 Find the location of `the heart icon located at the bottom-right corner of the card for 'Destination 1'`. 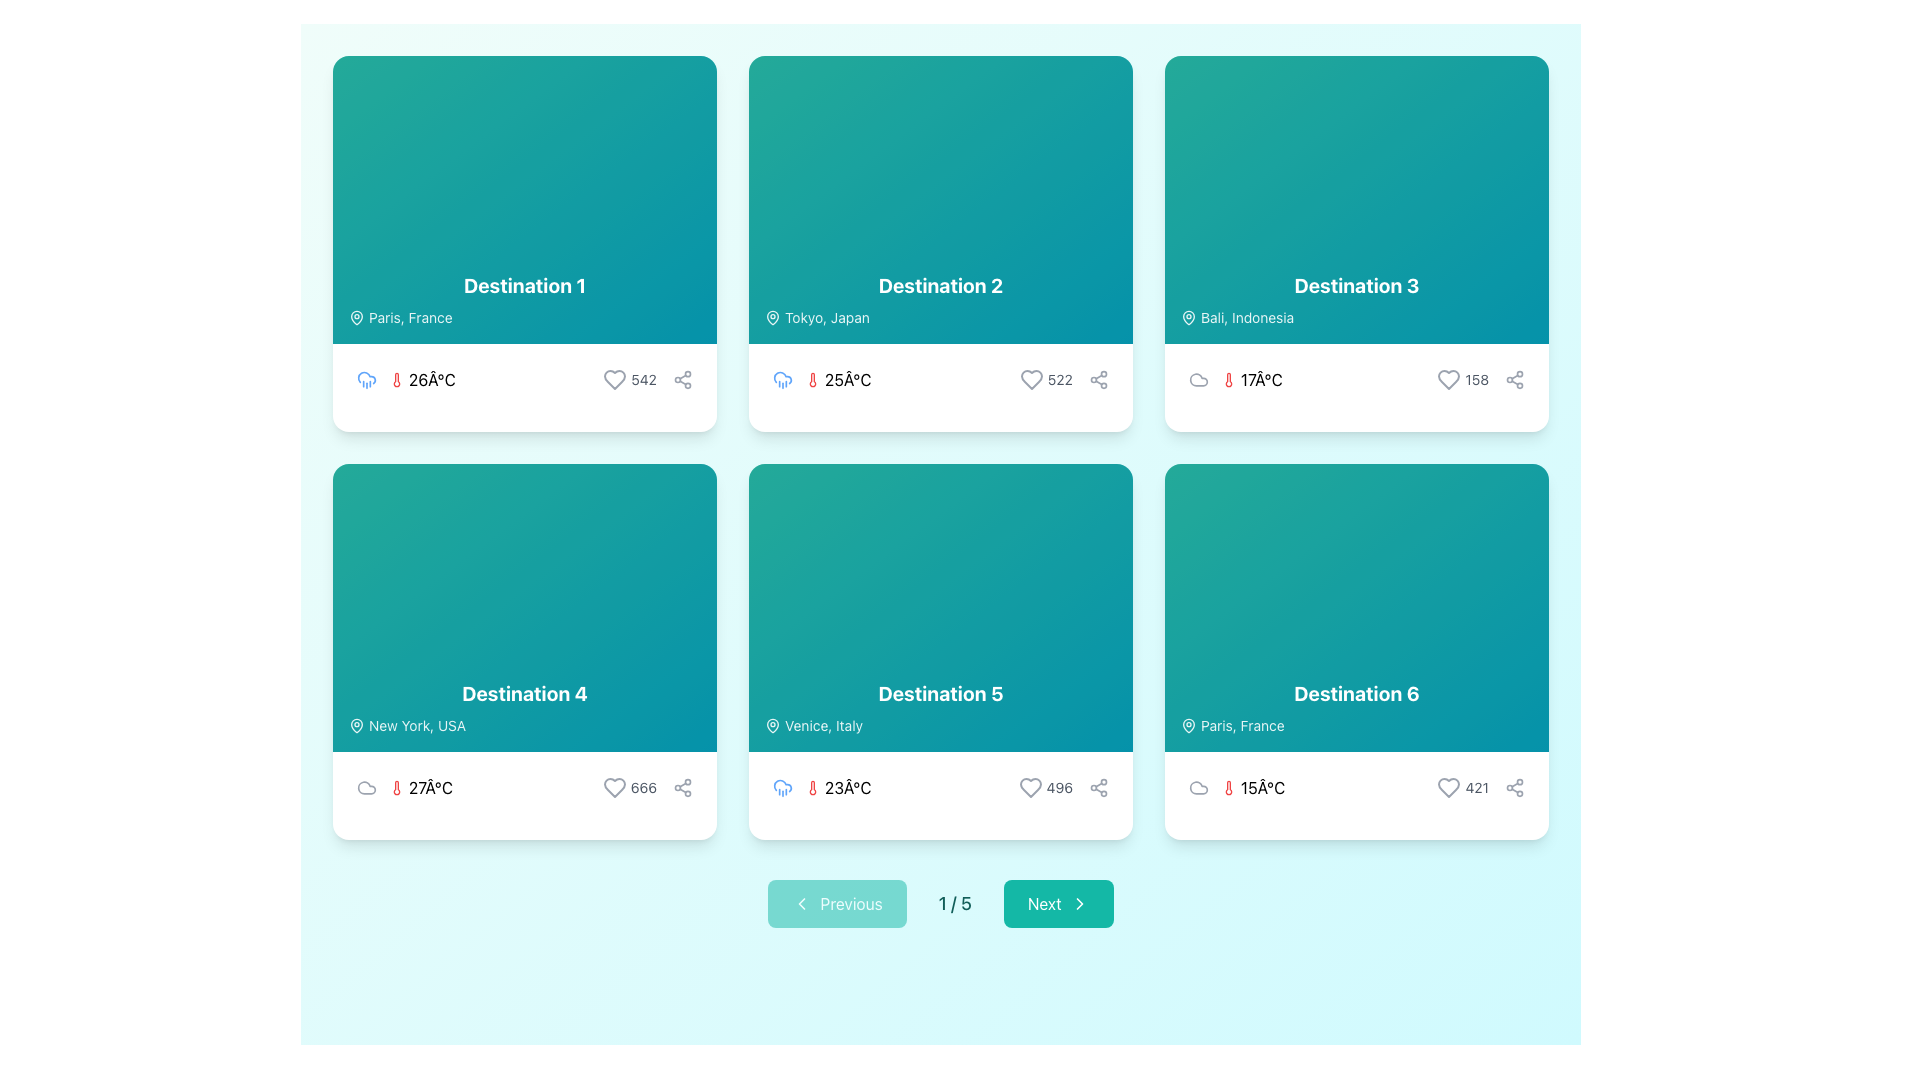

the heart icon located at the bottom-right corner of the card for 'Destination 1' is located at coordinates (614, 380).